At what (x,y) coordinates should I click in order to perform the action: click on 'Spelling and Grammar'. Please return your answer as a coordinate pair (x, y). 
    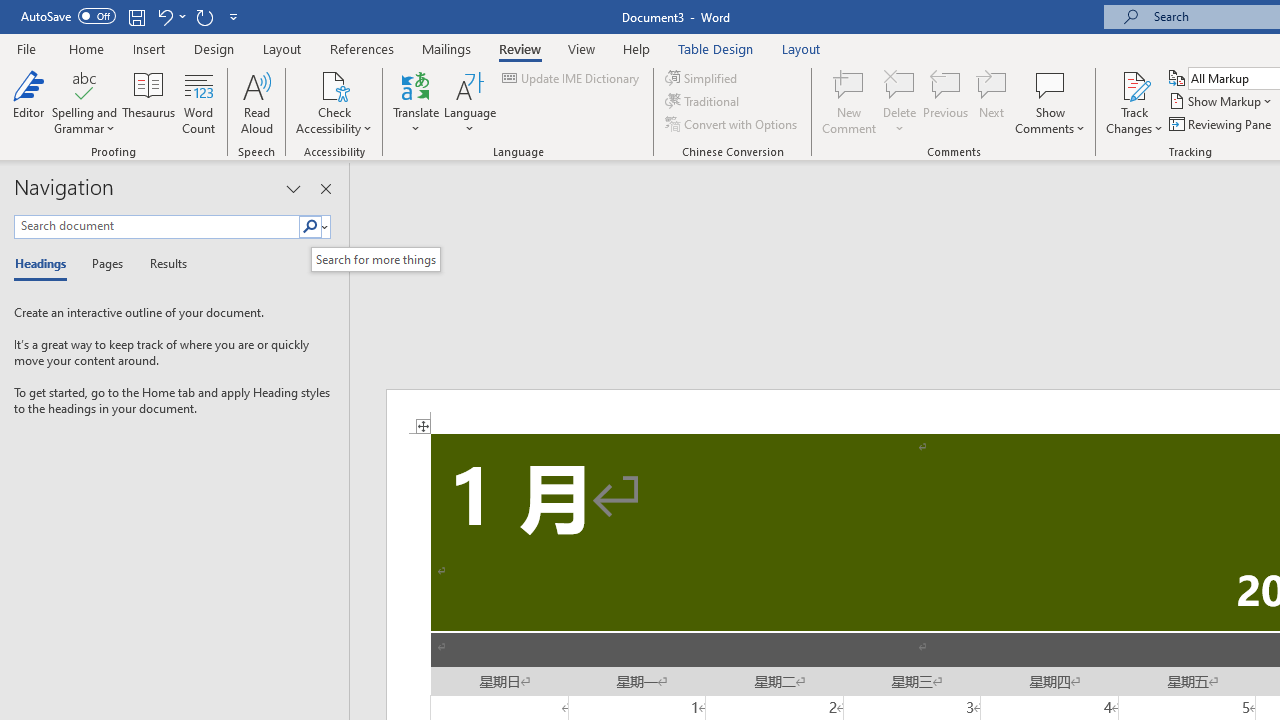
    Looking at the image, I should click on (84, 84).